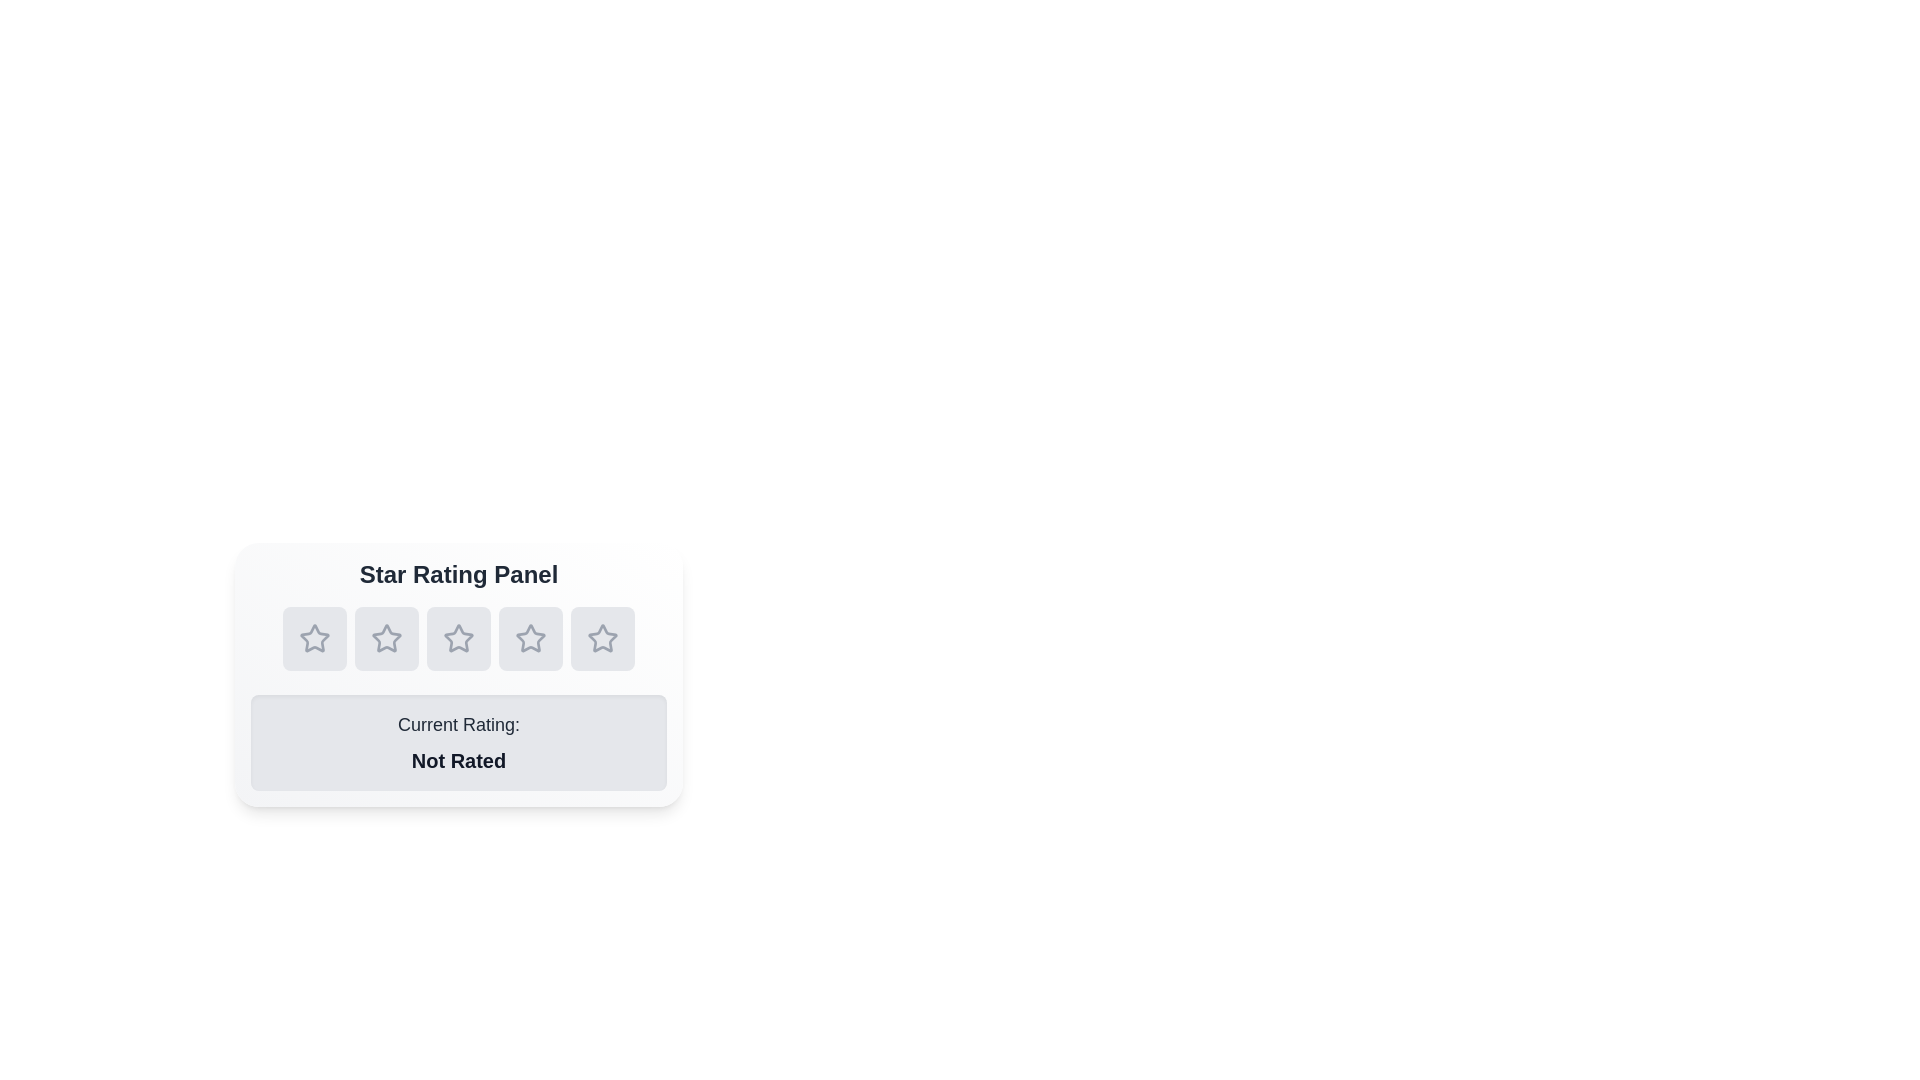 Image resolution: width=1920 pixels, height=1080 pixels. I want to click on the first star icon in the star rating panel to set a rating, so click(314, 639).